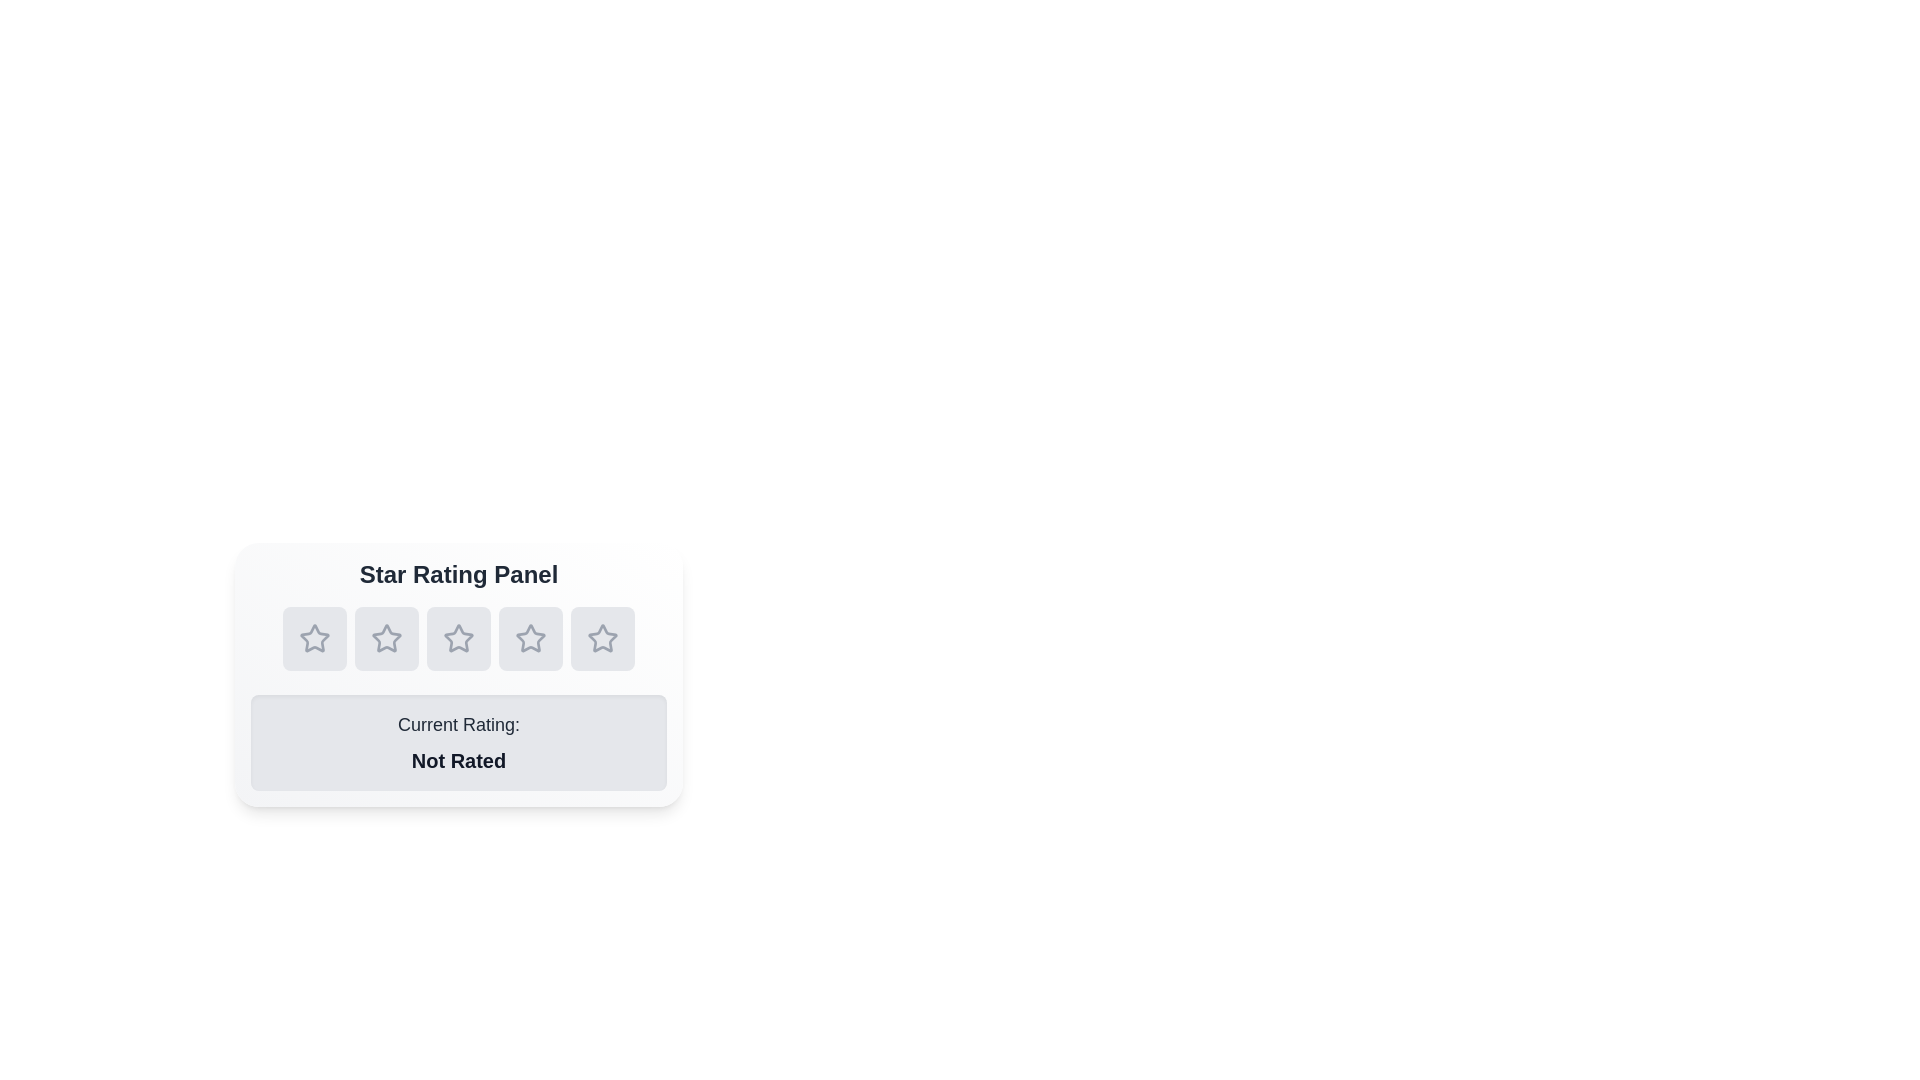 Image resolution: width=1920 pixels, height=1080 pixels. I want to click on the first star icon in the star rating panel to set a rating, so click(314, 639).